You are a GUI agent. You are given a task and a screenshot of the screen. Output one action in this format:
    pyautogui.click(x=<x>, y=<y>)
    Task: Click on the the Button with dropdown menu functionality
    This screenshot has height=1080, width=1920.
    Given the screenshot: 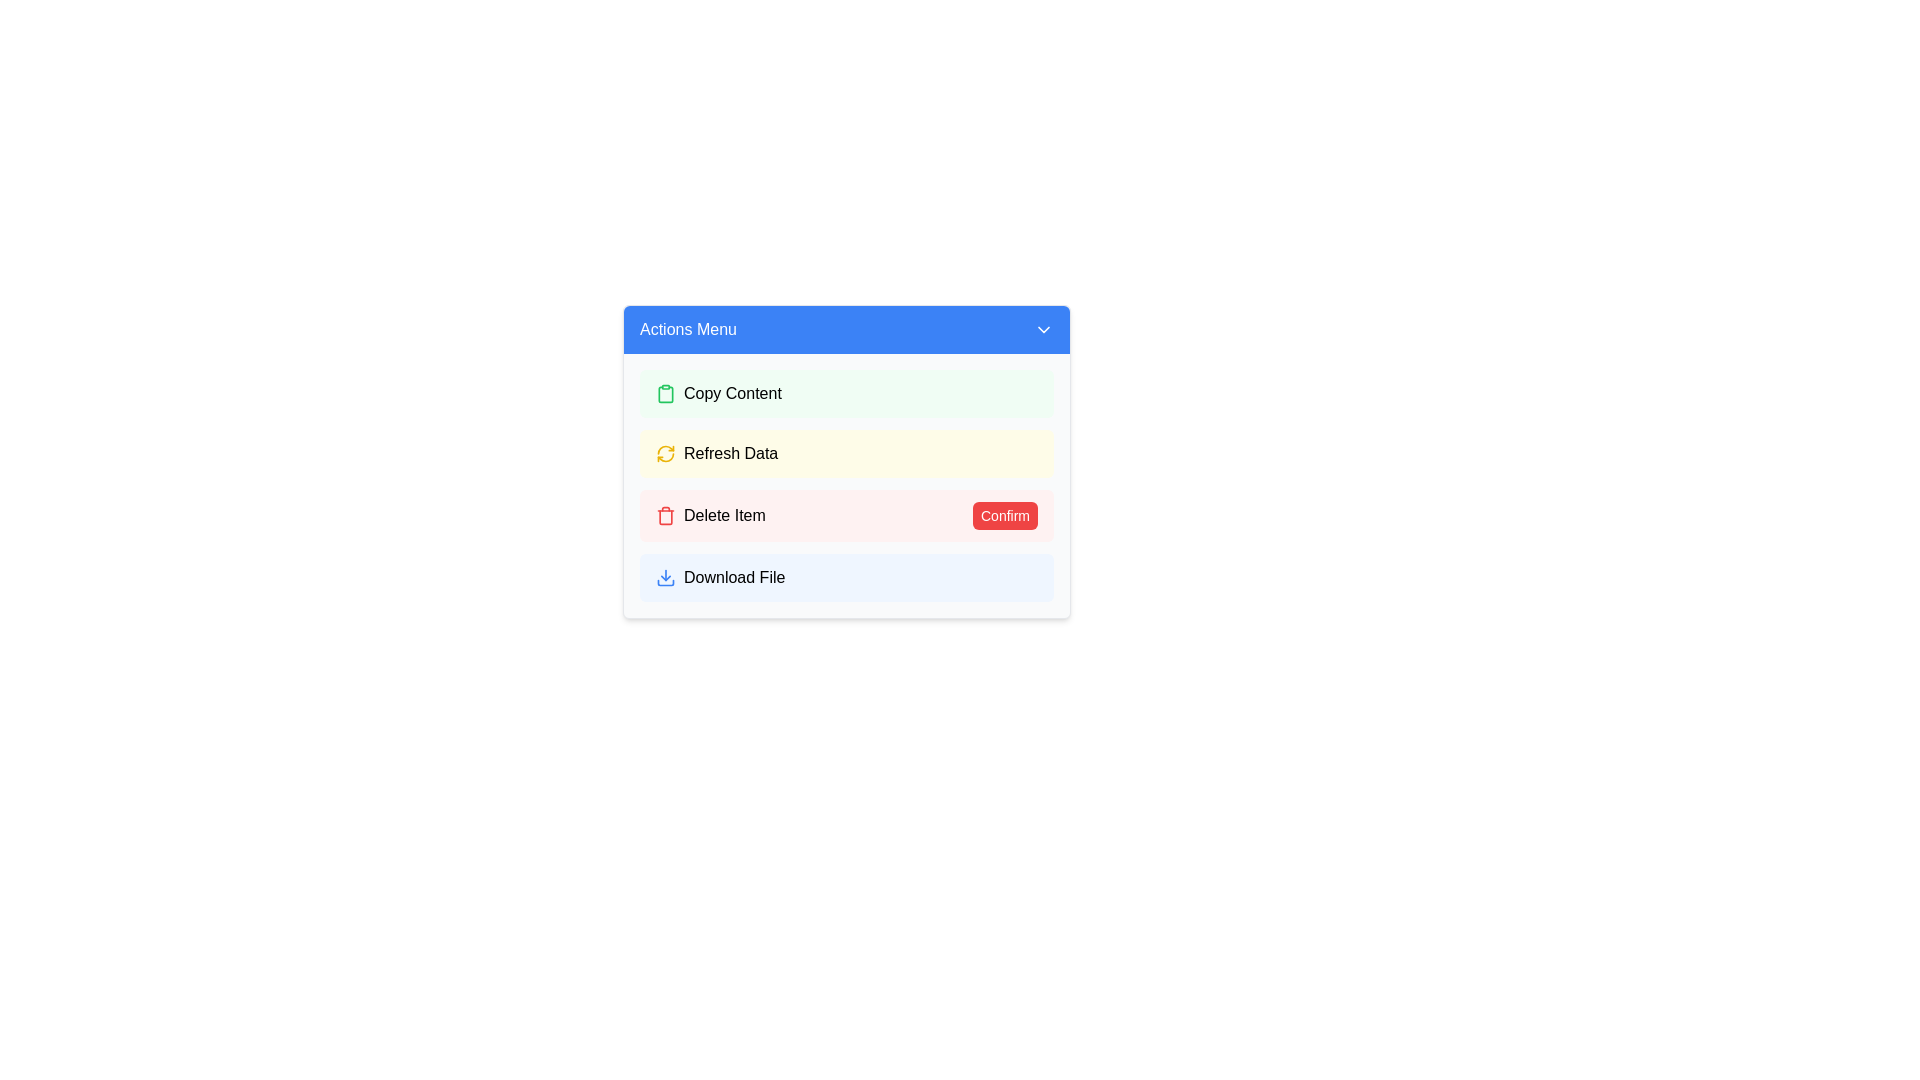 What is the action you would take?
    pyautogui.click(x=846, y=329)
    